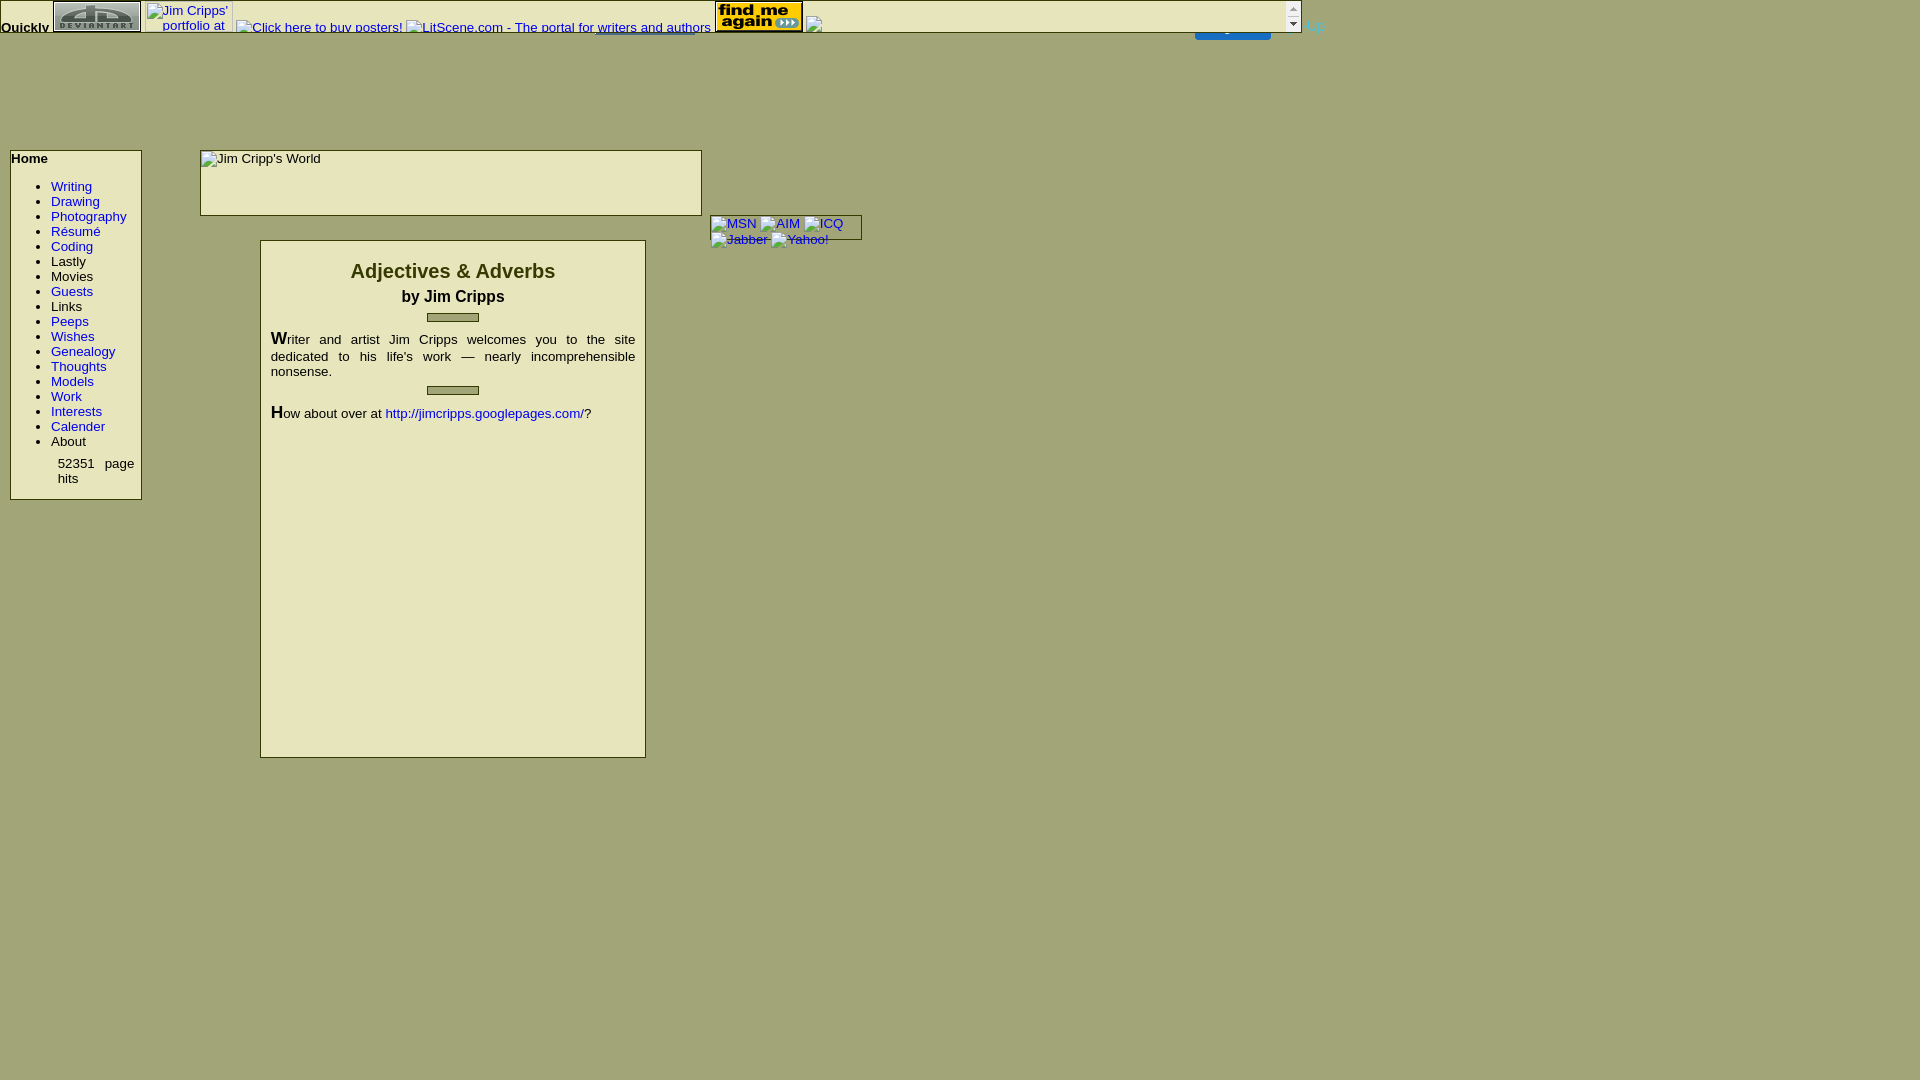 The height and width of the screenshot is (1080, 1920). I want to click on 'Coding', so click(51, 245).